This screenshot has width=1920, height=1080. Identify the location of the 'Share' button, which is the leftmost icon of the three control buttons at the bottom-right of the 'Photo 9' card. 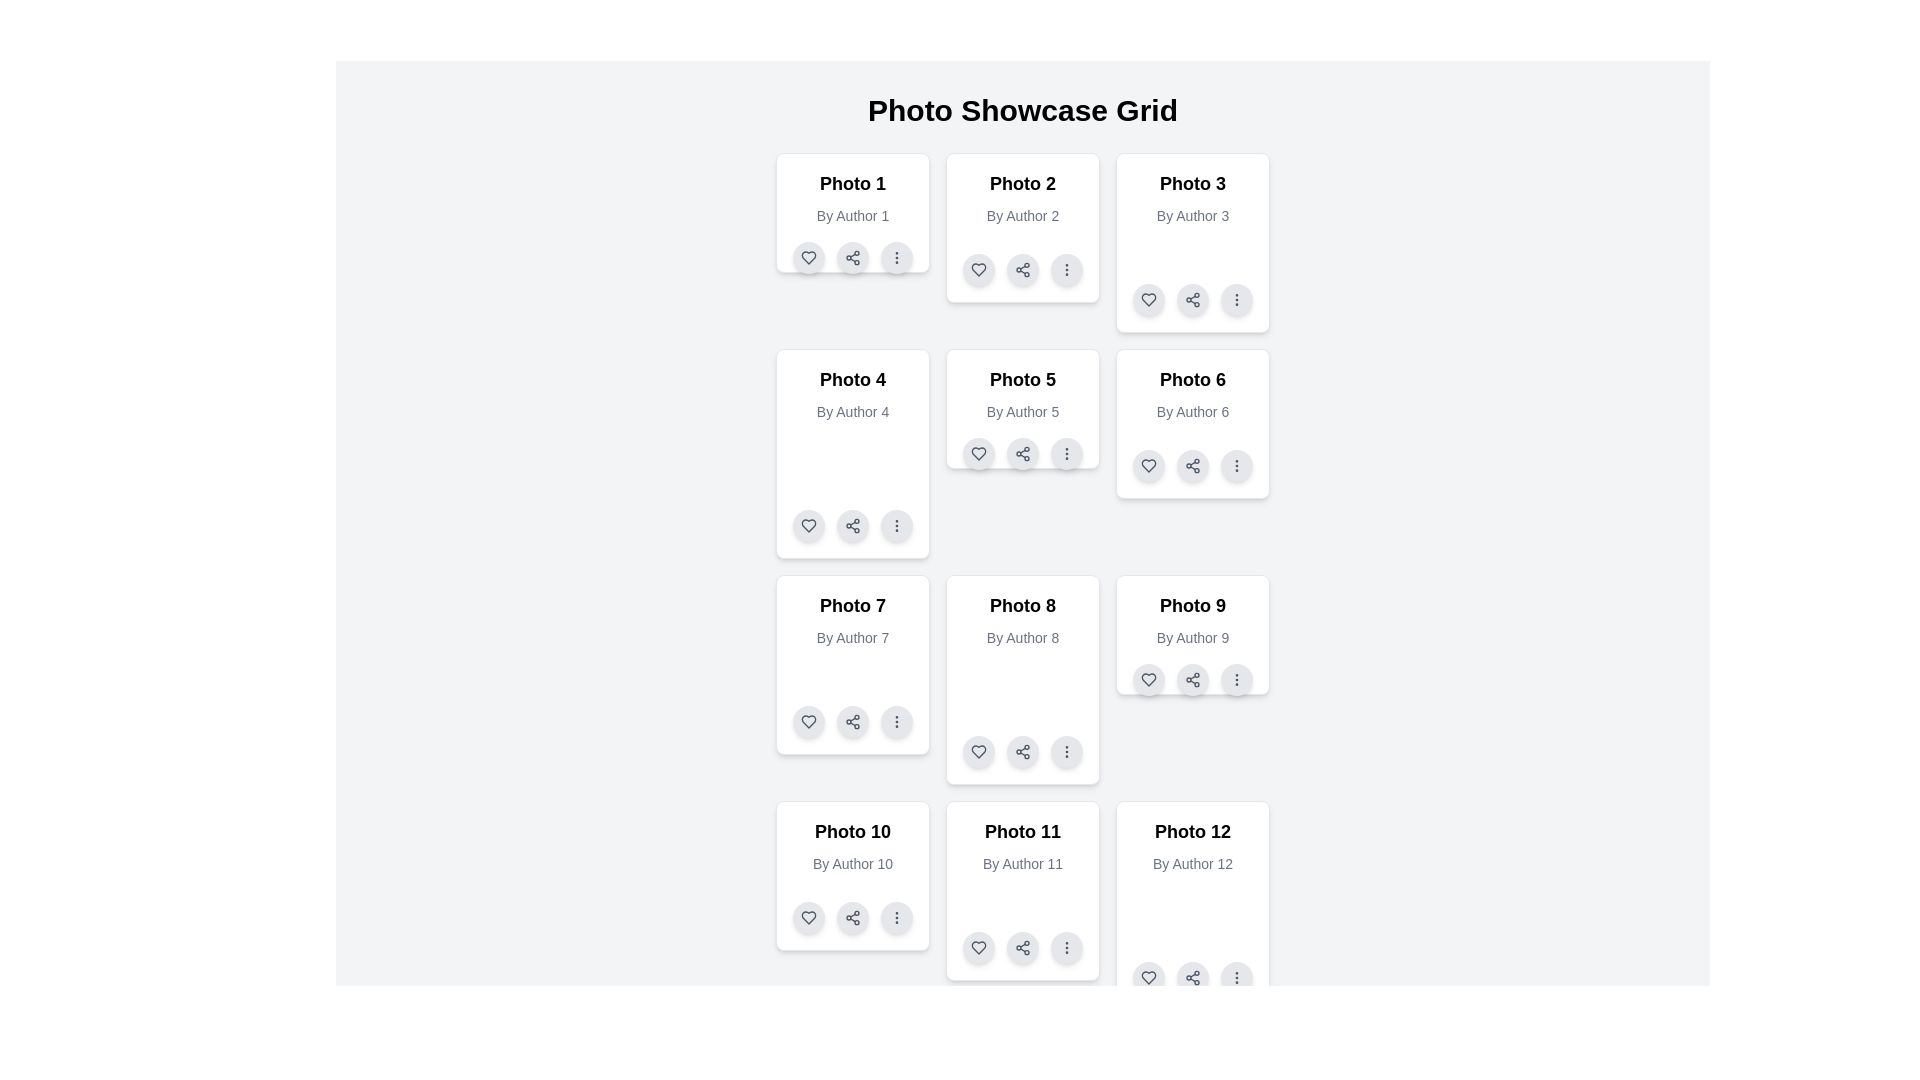
(1193, 678).